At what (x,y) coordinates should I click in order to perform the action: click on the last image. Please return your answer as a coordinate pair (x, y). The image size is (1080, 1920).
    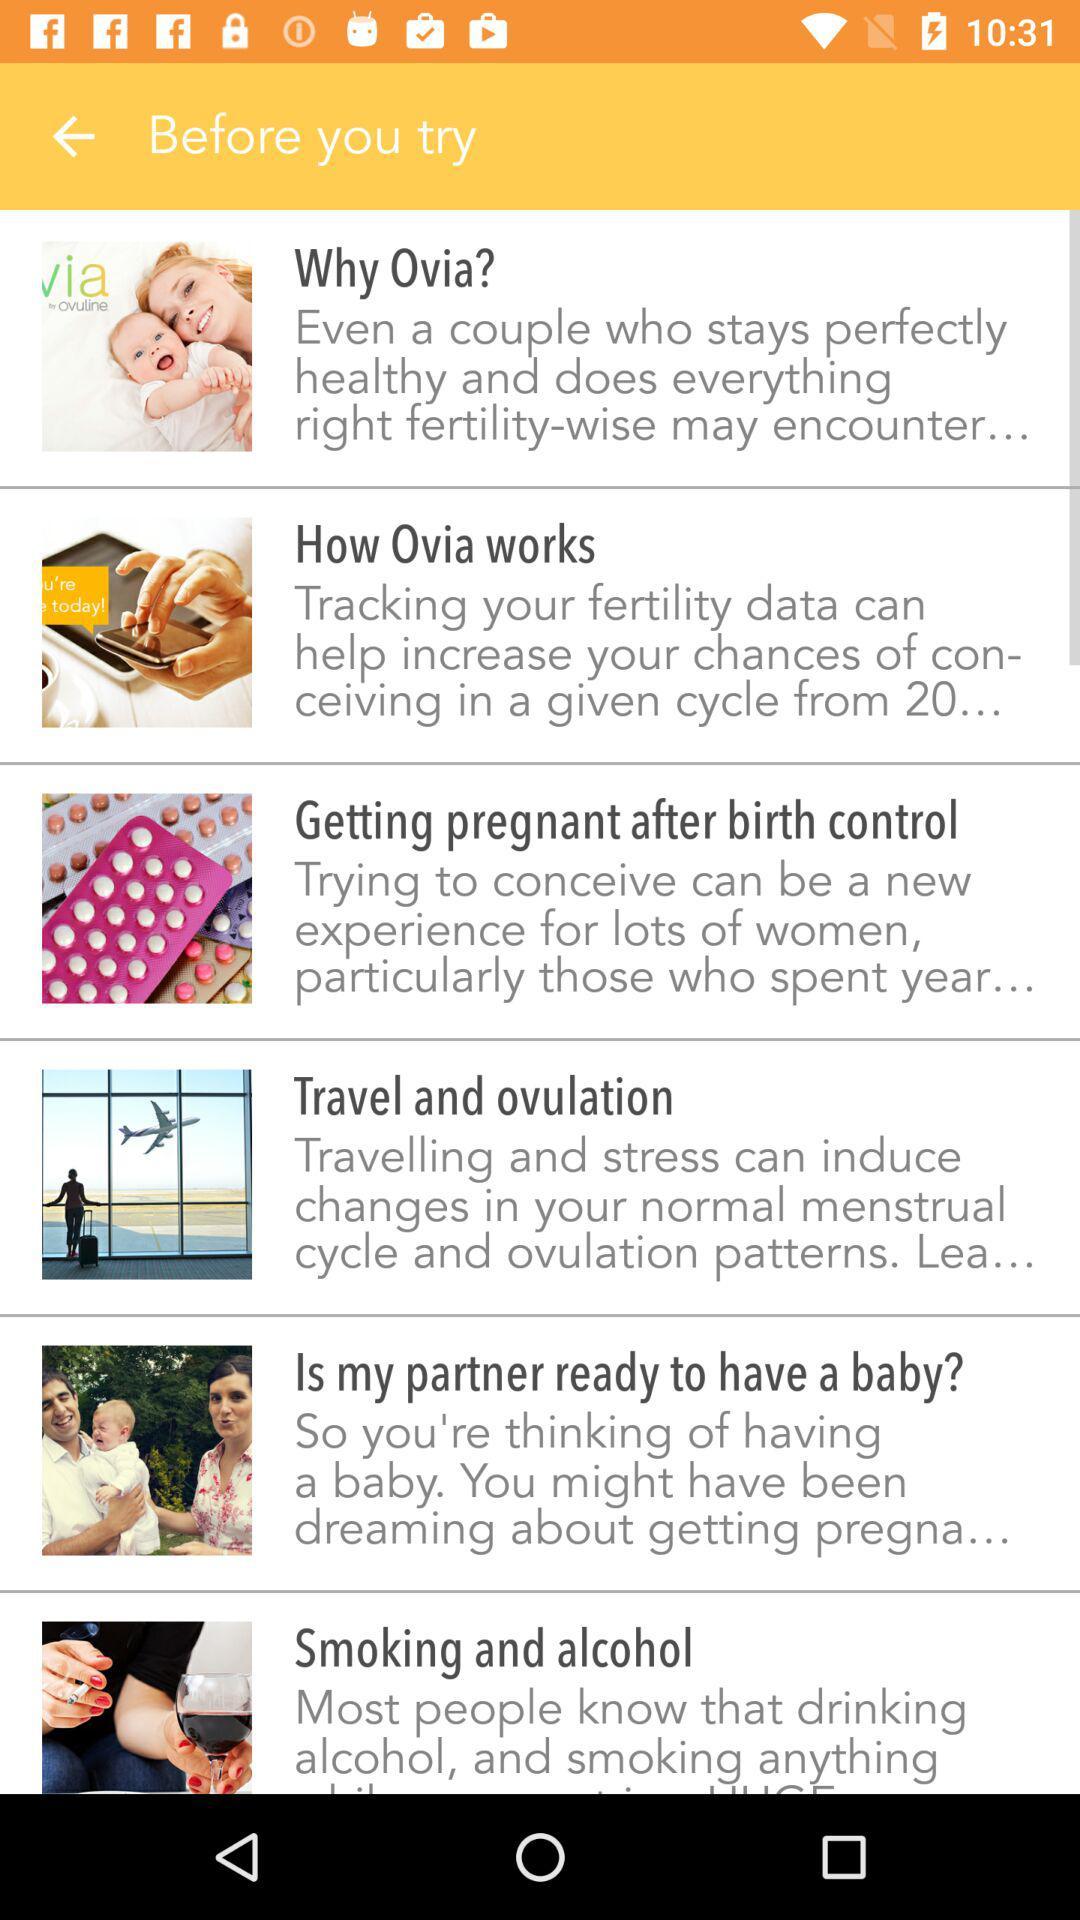
    Looking at the image, I should click on (145, 1707).